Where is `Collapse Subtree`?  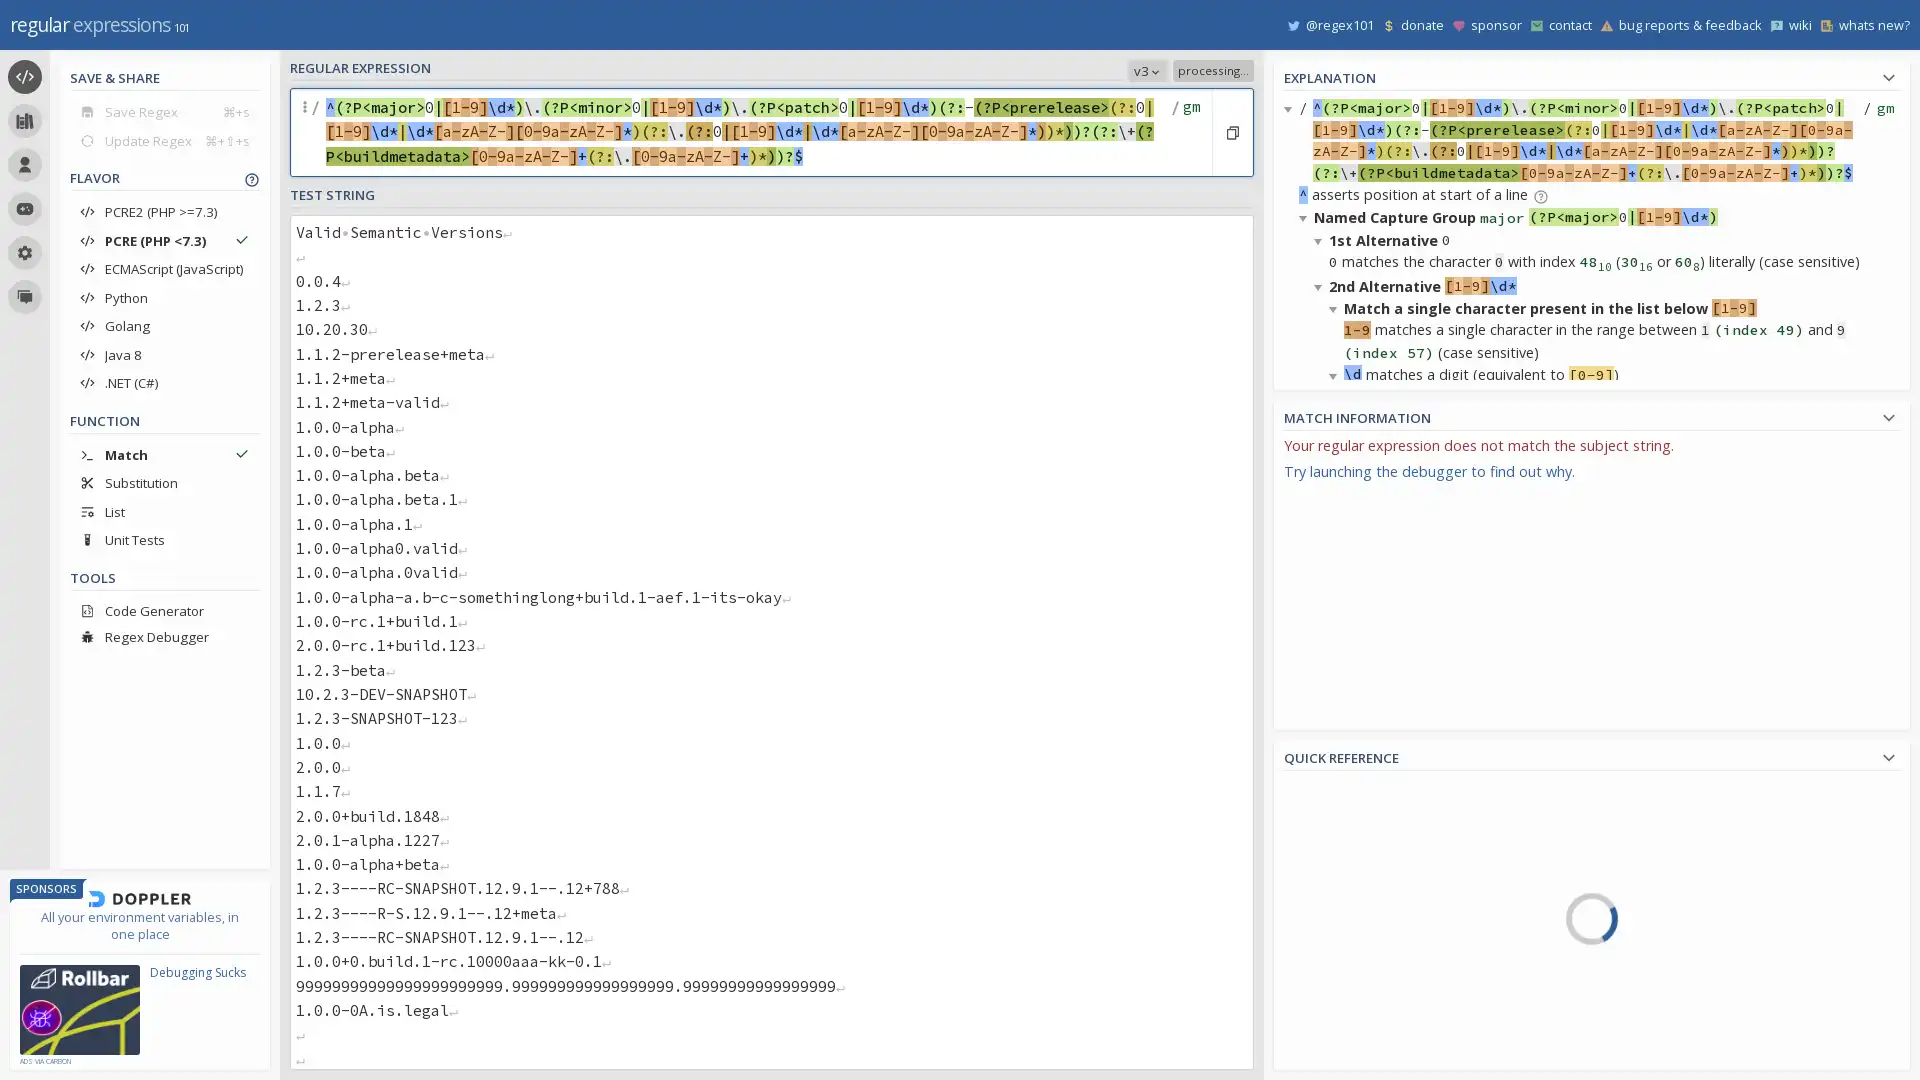 Collapse Subtree is located at coordinates (1321, 285).